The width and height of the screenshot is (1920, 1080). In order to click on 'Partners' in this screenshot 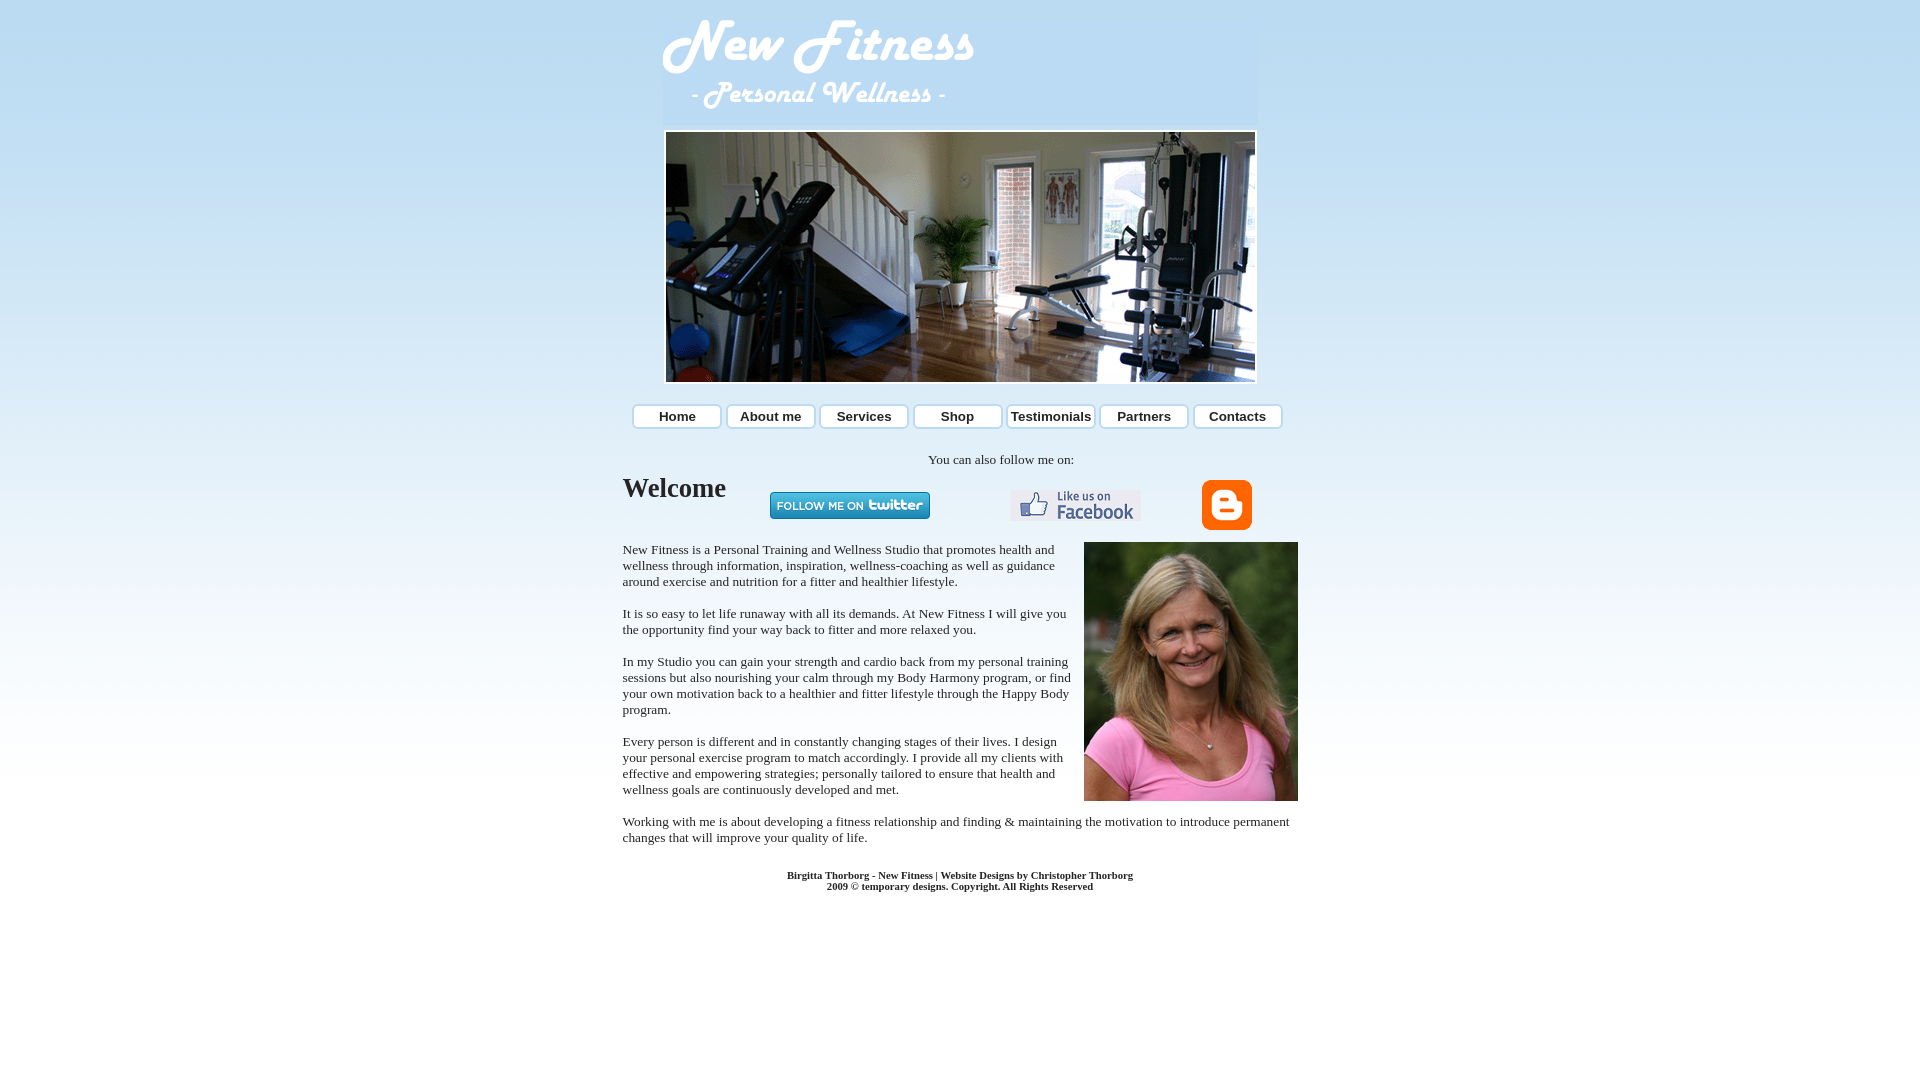, I will do `click(1143, 415)`.